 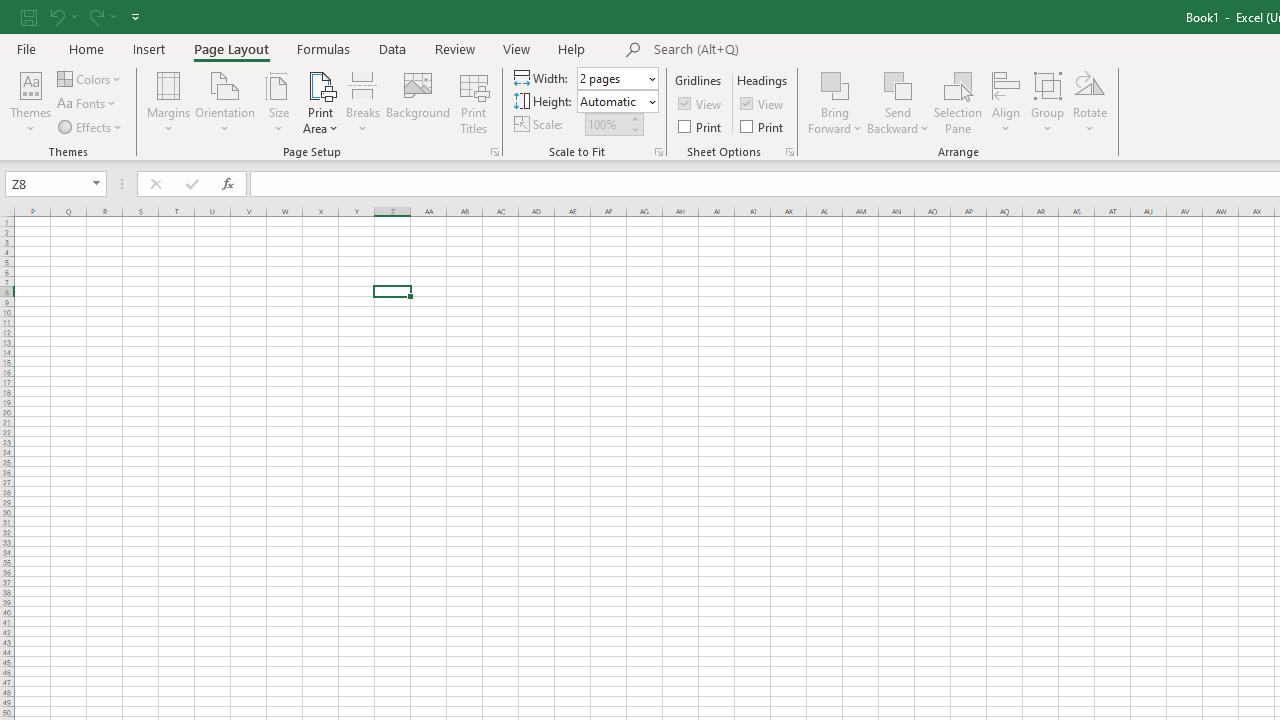 I want to click on 'Sheet Options', so click(x=788, y=150).